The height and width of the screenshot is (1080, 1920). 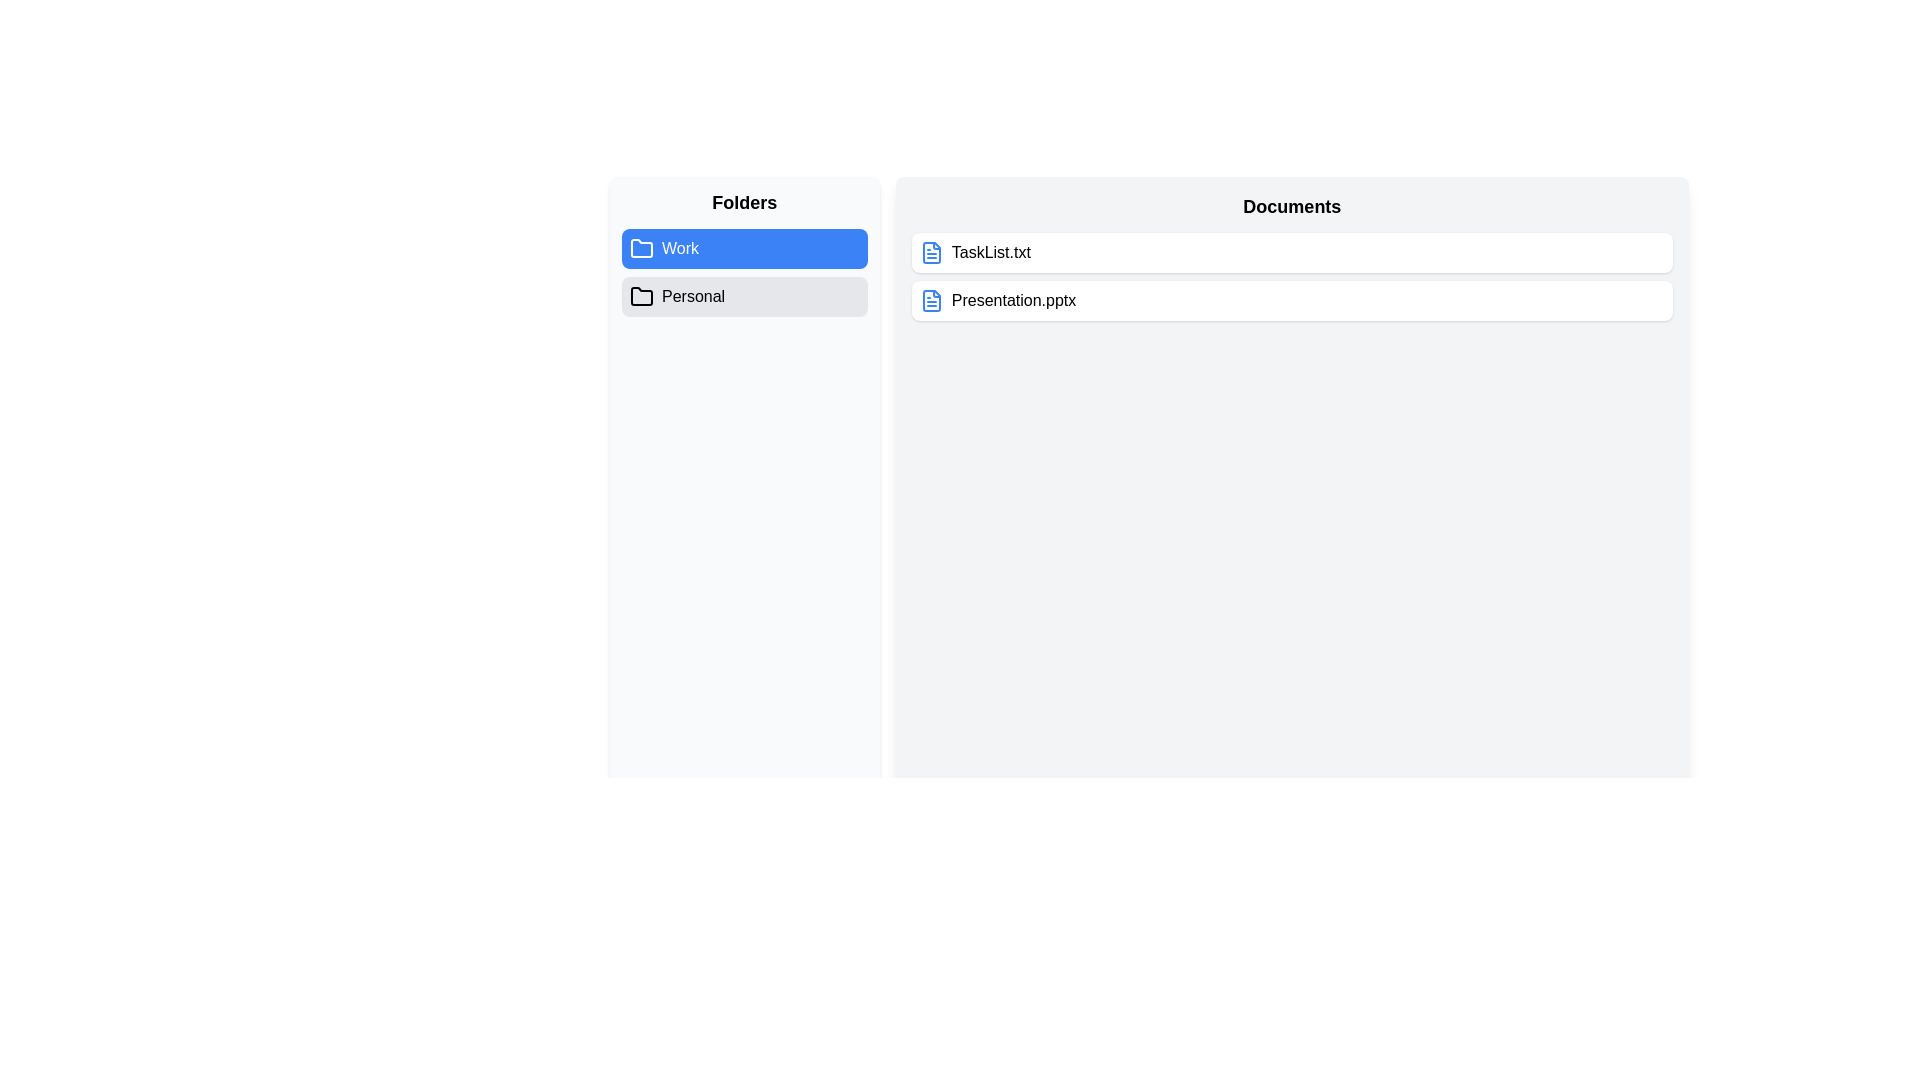 I want to click on the 'Personal' folder icon located in the left panel under the 'Folders' section, so click(x=642, y=296).